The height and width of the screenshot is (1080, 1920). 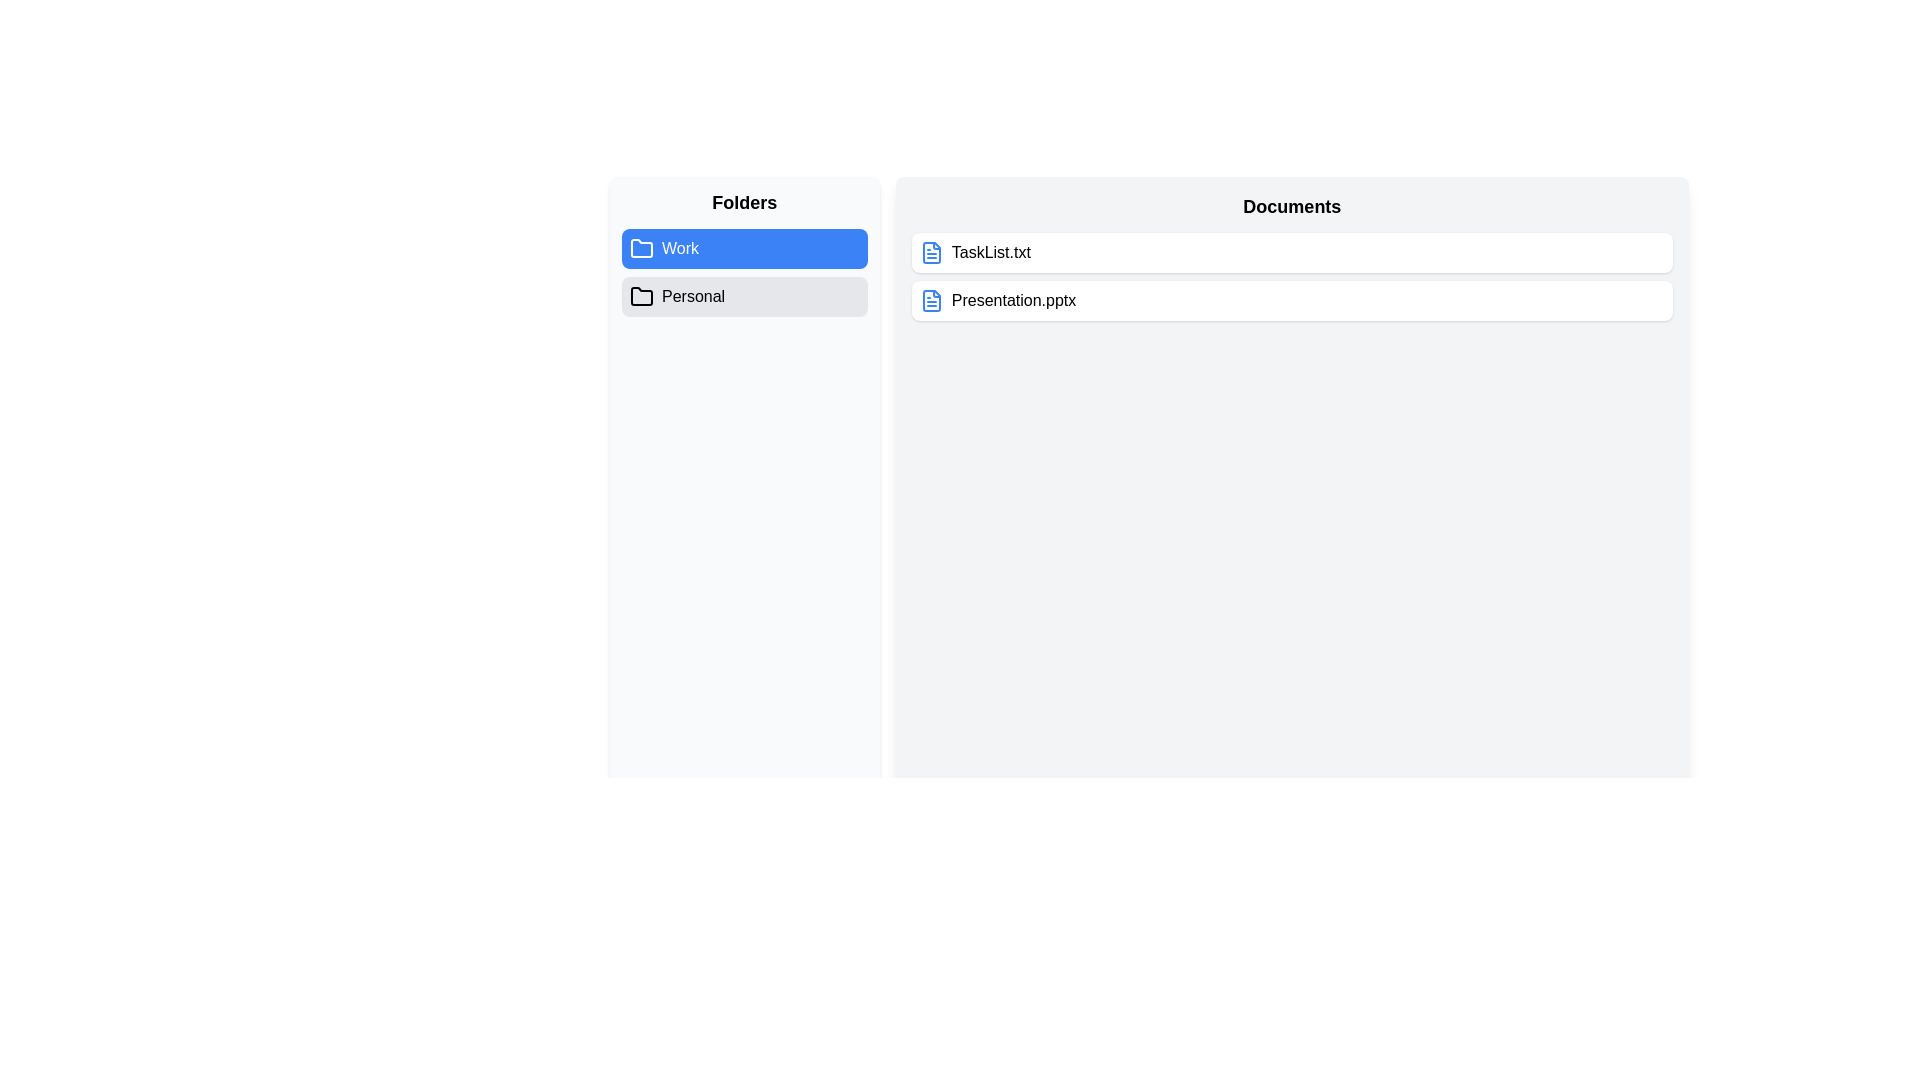 I want to click on the 'Personal' folder icon located in the left panel under the 'Folders' section, so click(x=642, y=296).